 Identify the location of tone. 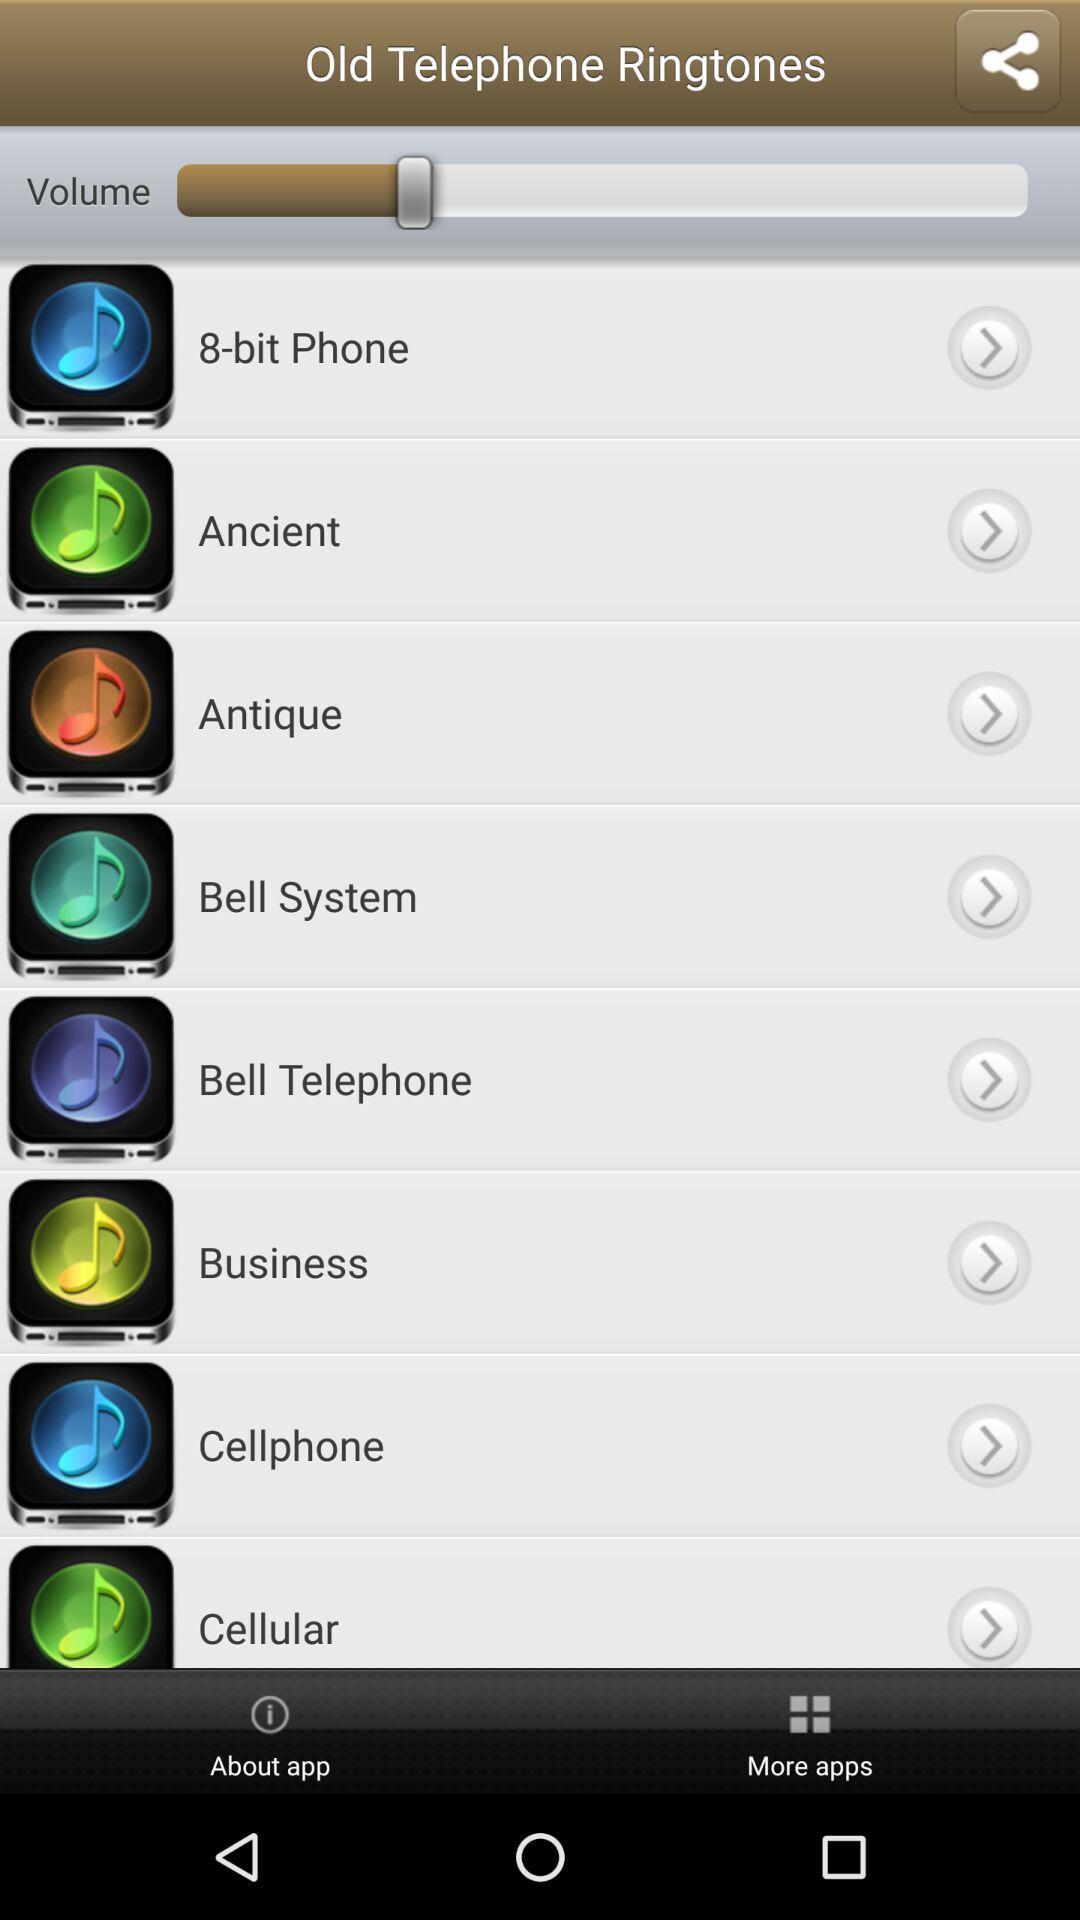
(987, 346).